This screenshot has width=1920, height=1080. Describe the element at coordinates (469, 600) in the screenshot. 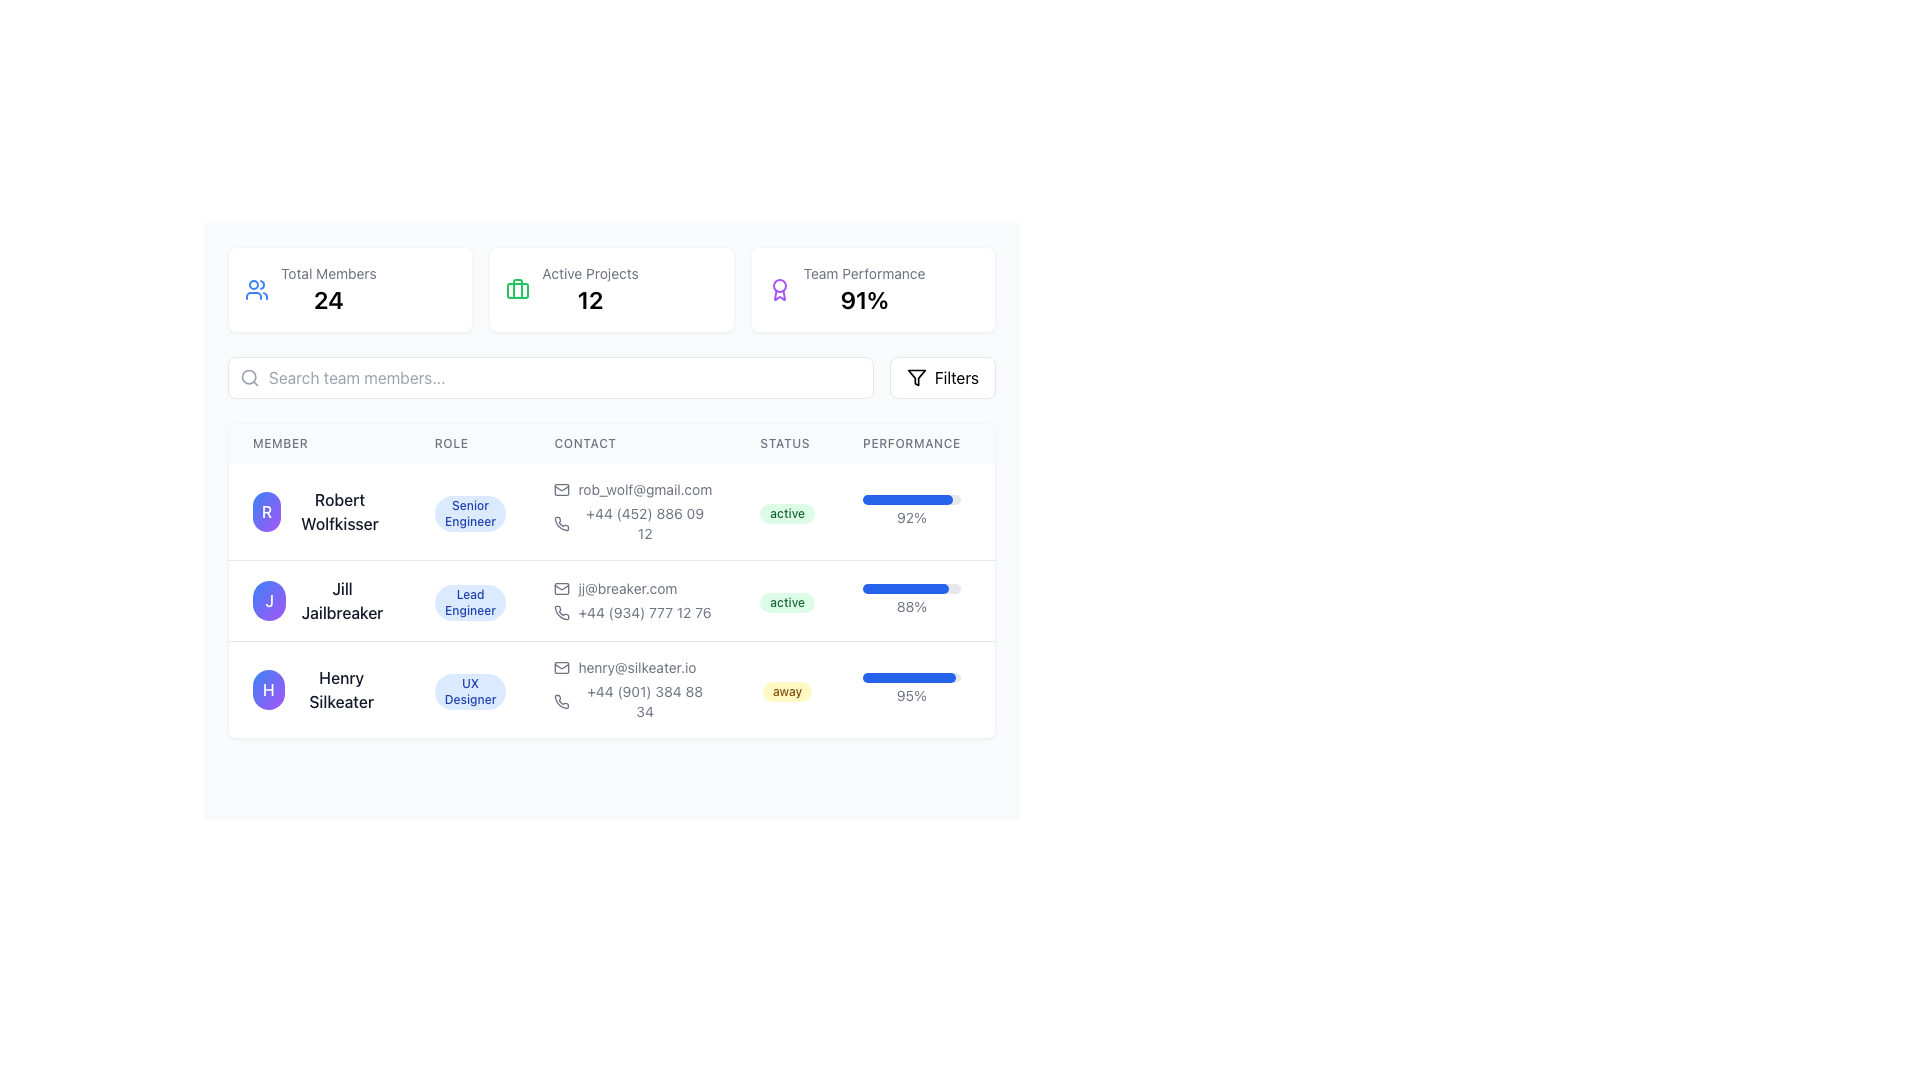

I see `the 'Lead Engineer' label in the 'ROLE' column of the second row, which has a light blue background and dark blue text, positioned between the 'MEMBER' and 'CONTACT' columns, associated with 'Jill Jailbreaker'` at that location.